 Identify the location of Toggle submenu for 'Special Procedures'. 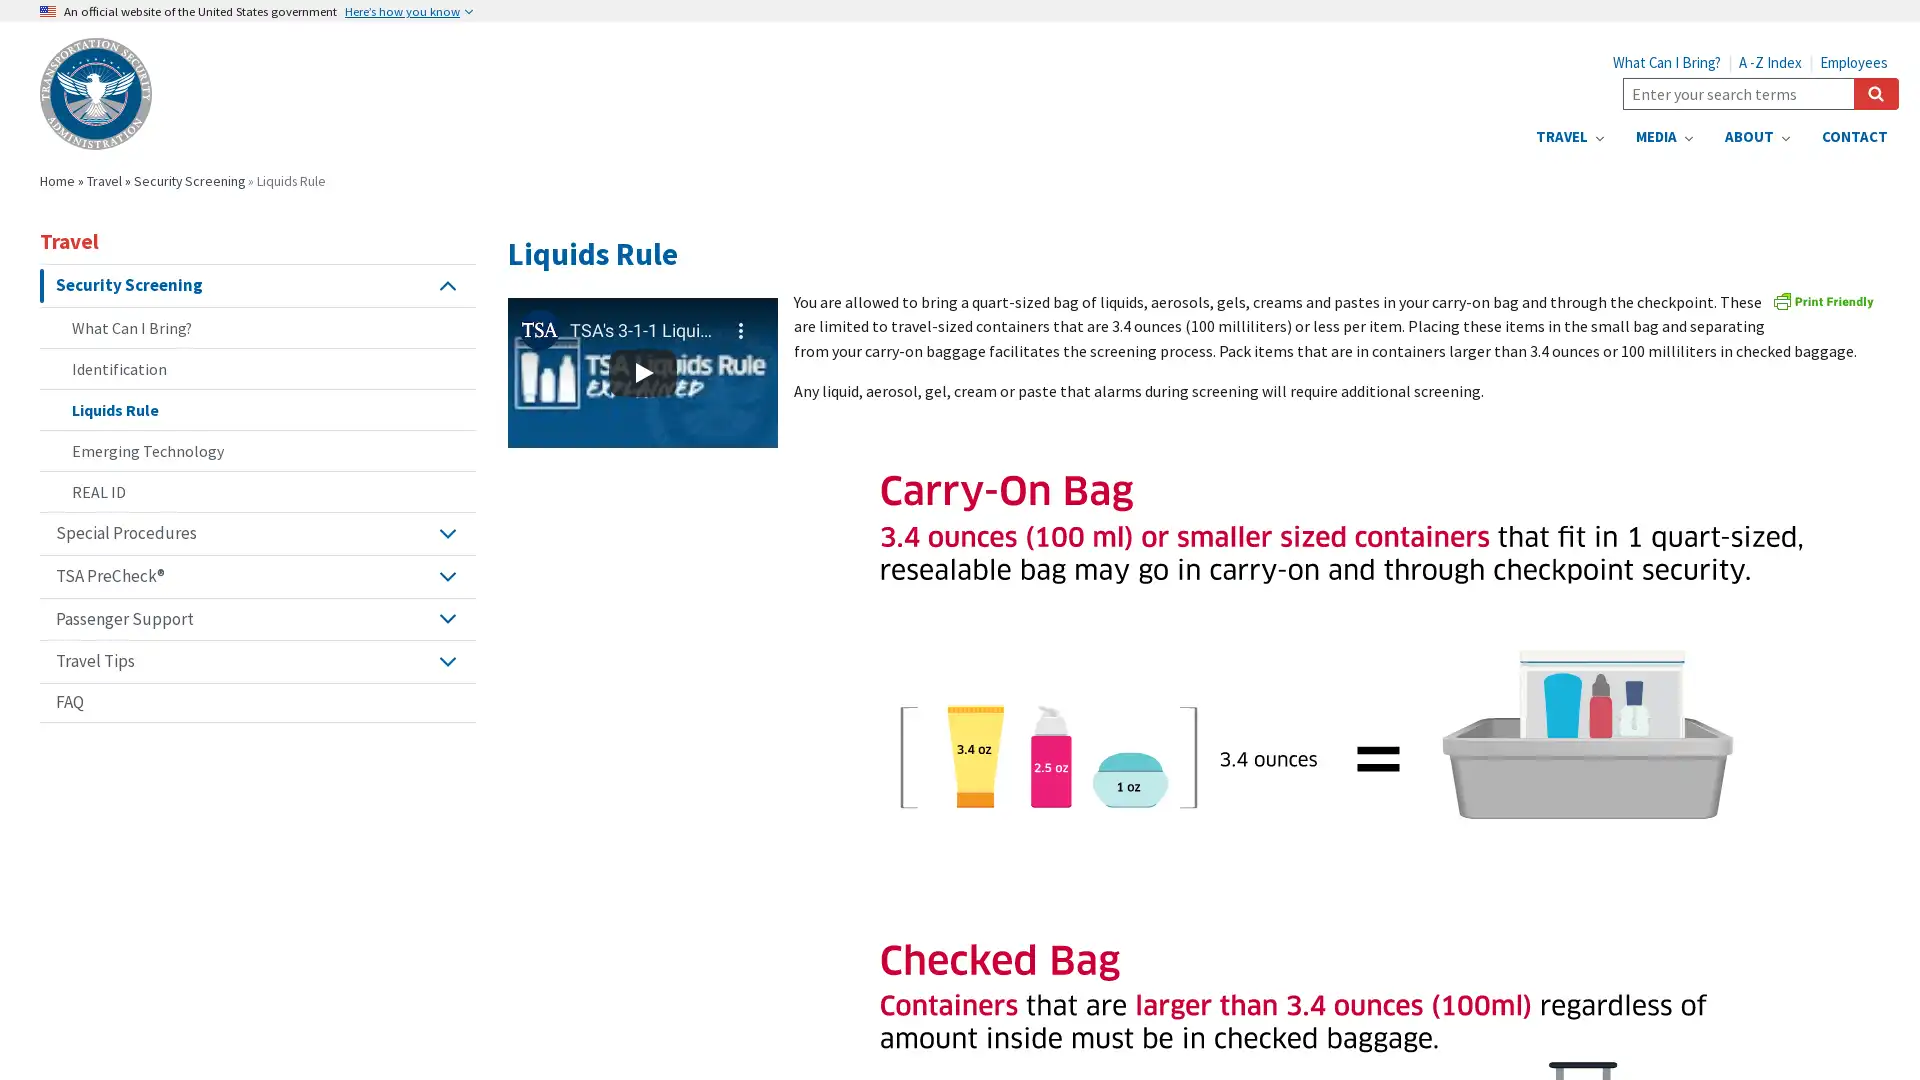
(446, 531).